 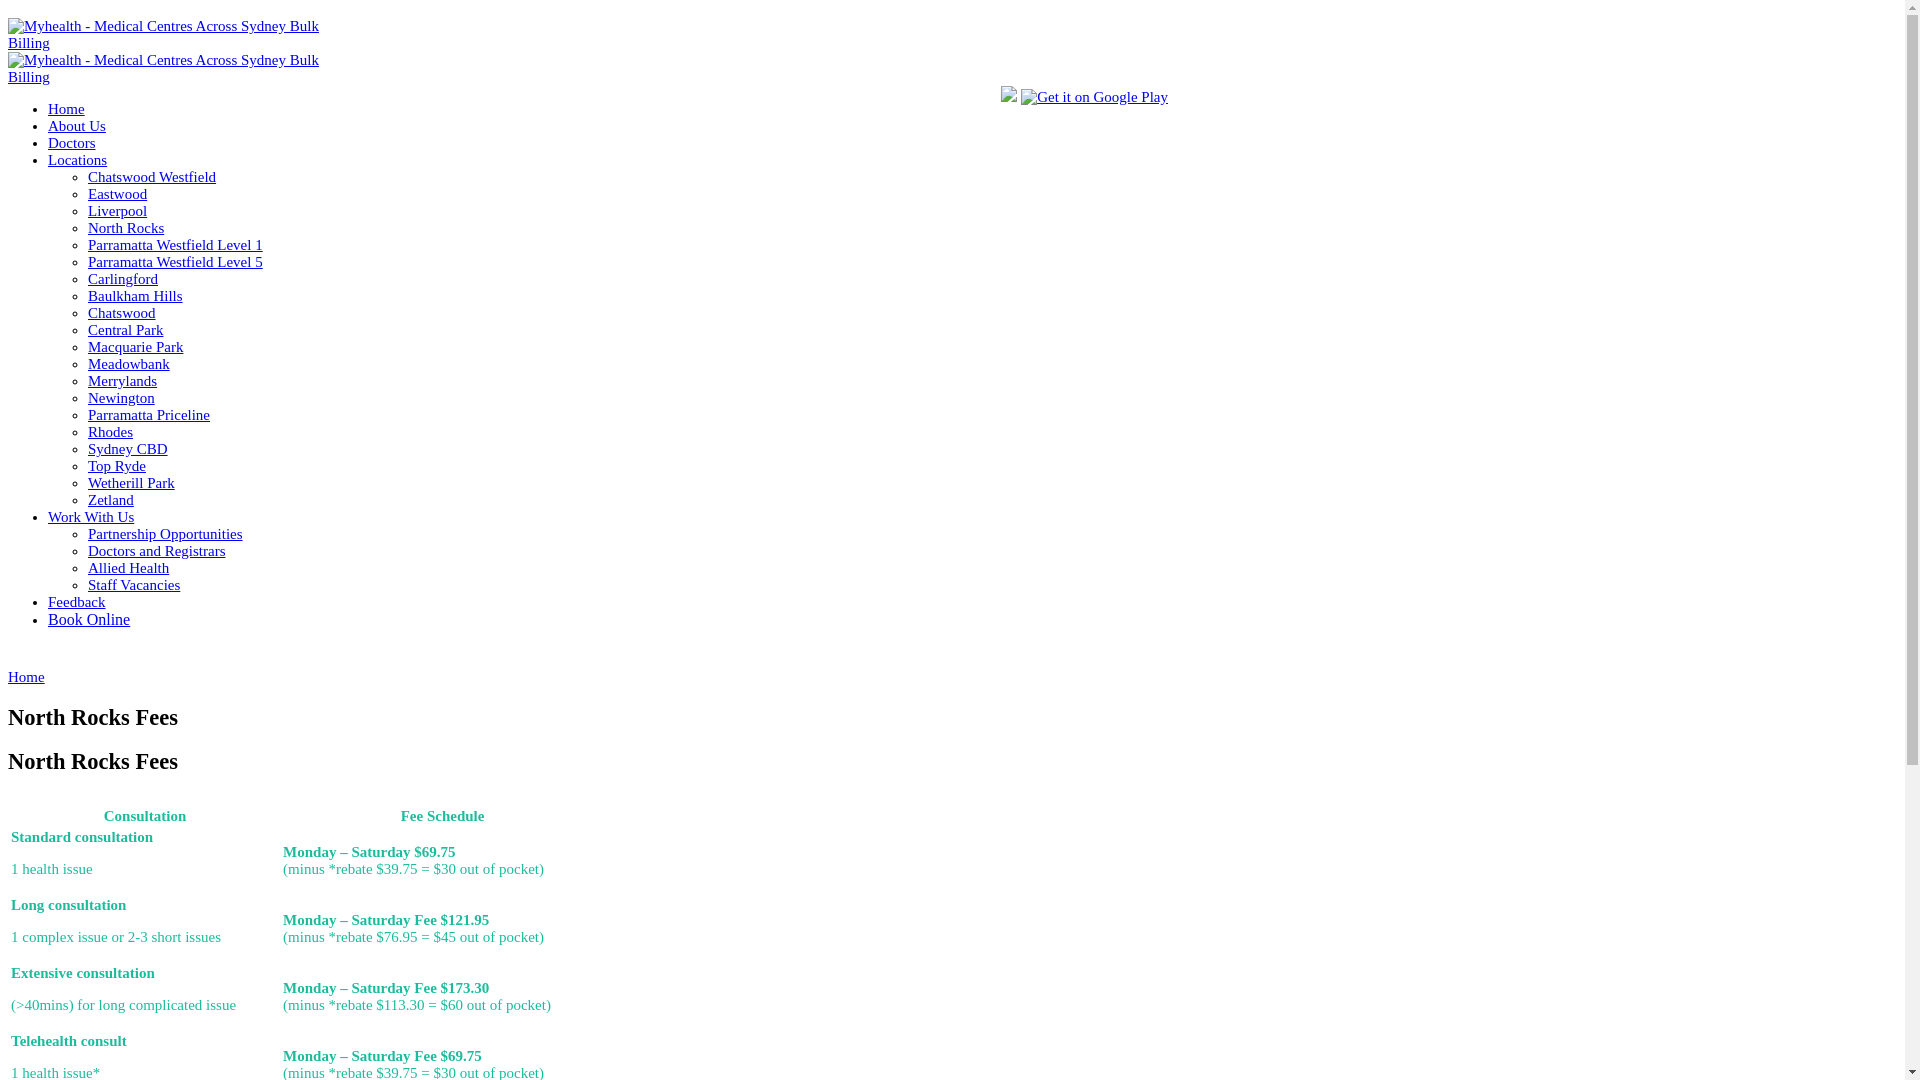 I want to click on 'Myhealth -  Medical Centres Across Sydney Bulk Billing', so click(x=182, y=34).